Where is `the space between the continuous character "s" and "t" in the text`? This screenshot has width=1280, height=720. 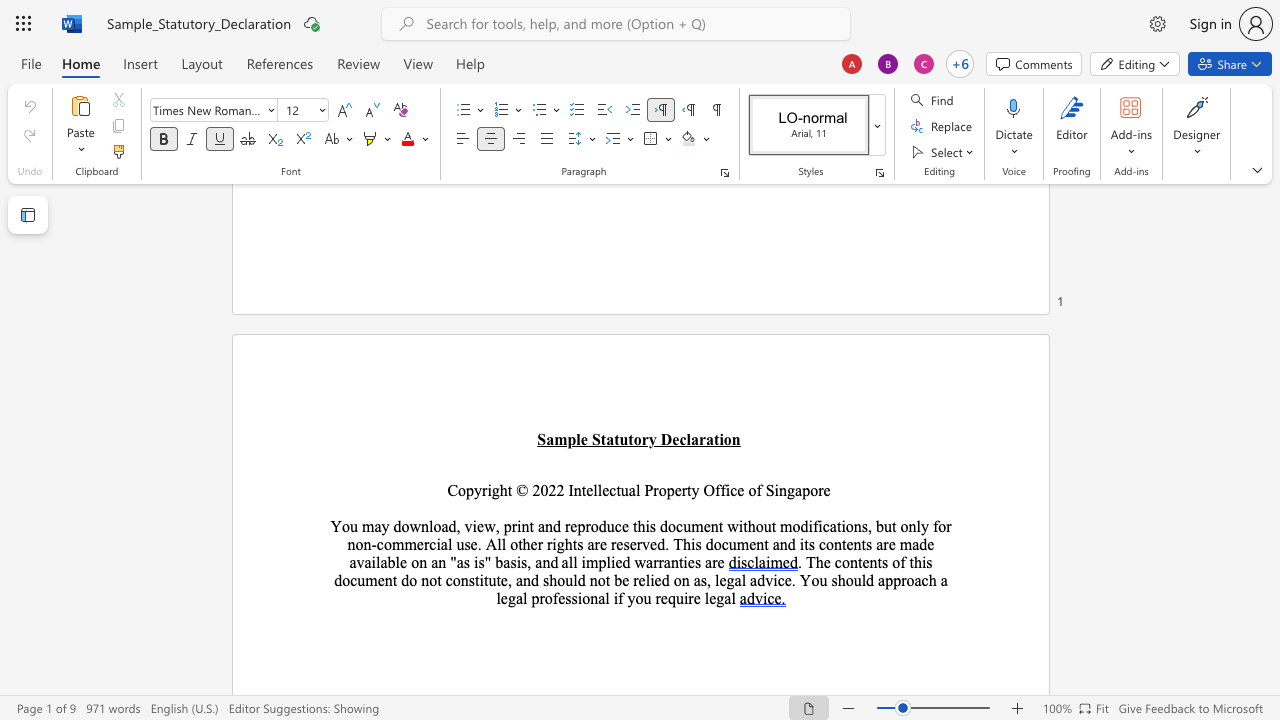 the space between the continuous character "s" and "t" in the text is located at coordinates (473, 580).